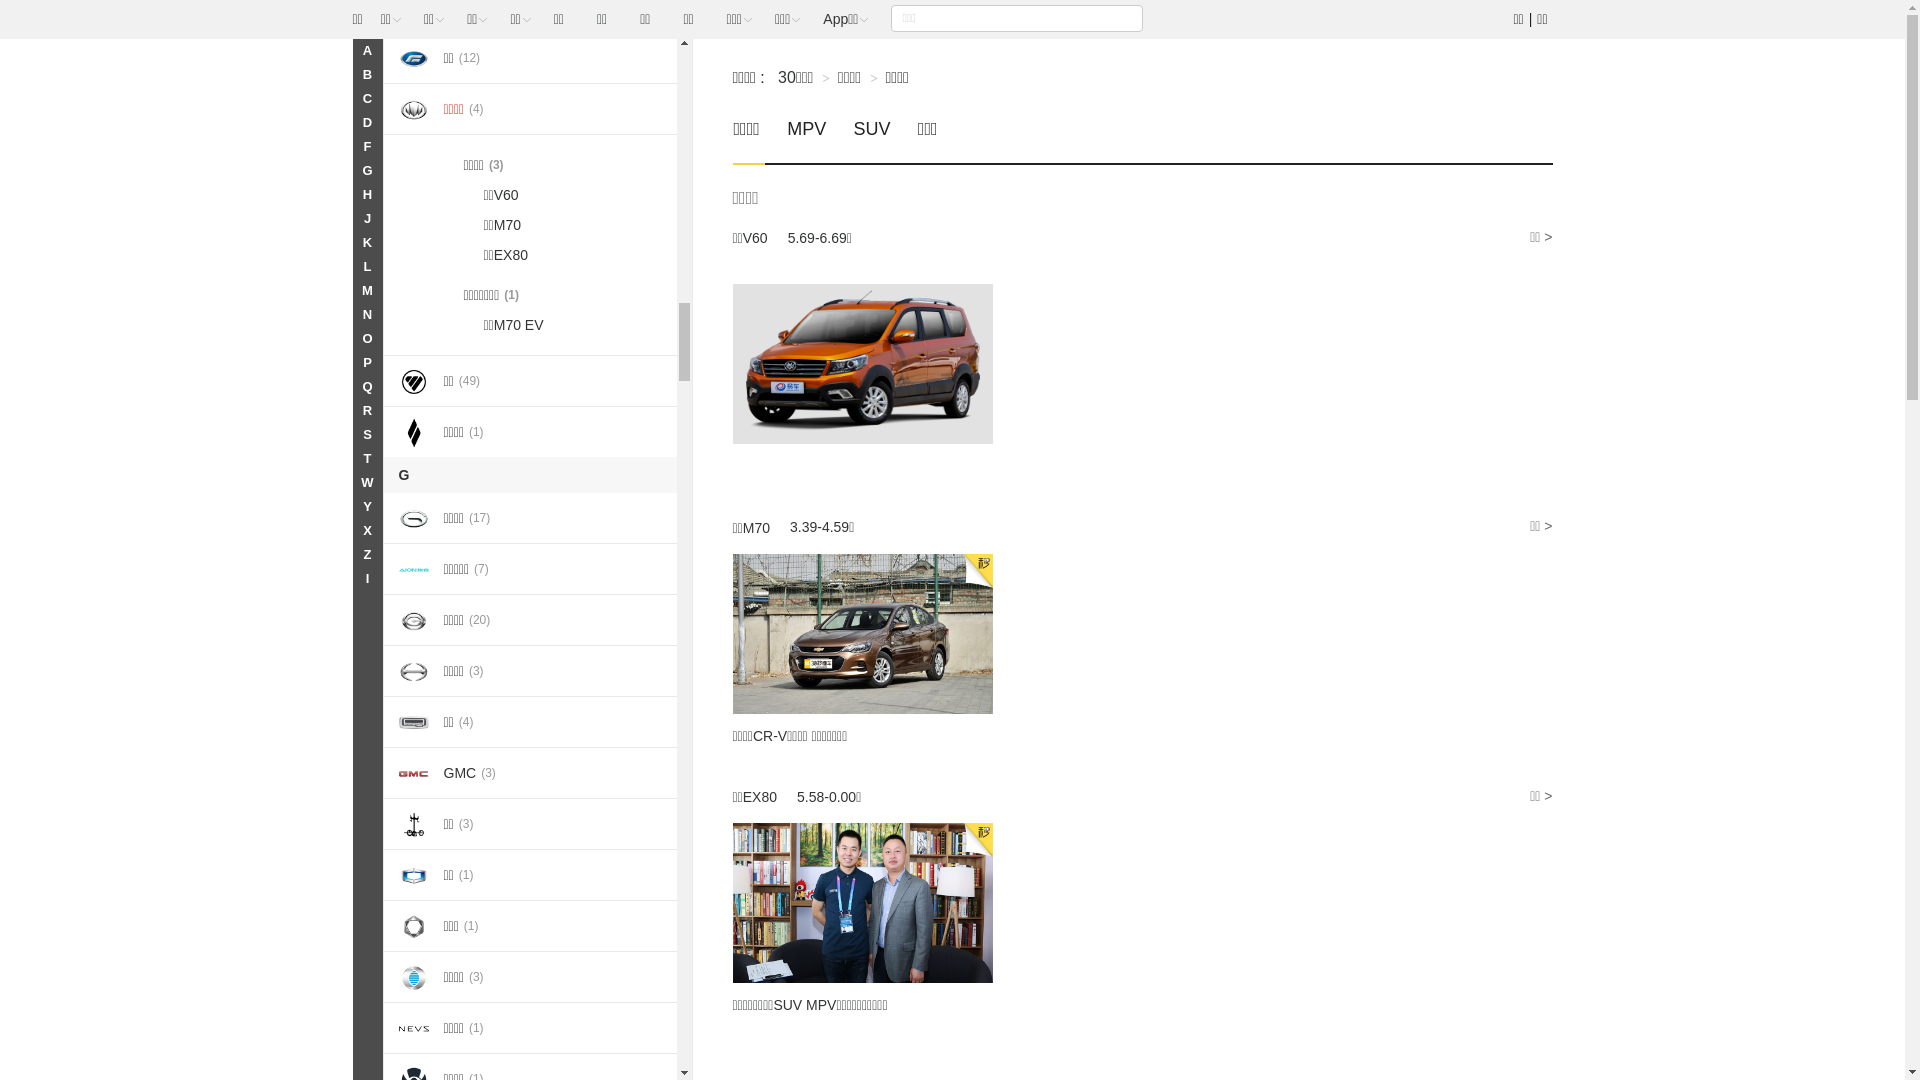  I want to click on 'N', so click(351, 315).